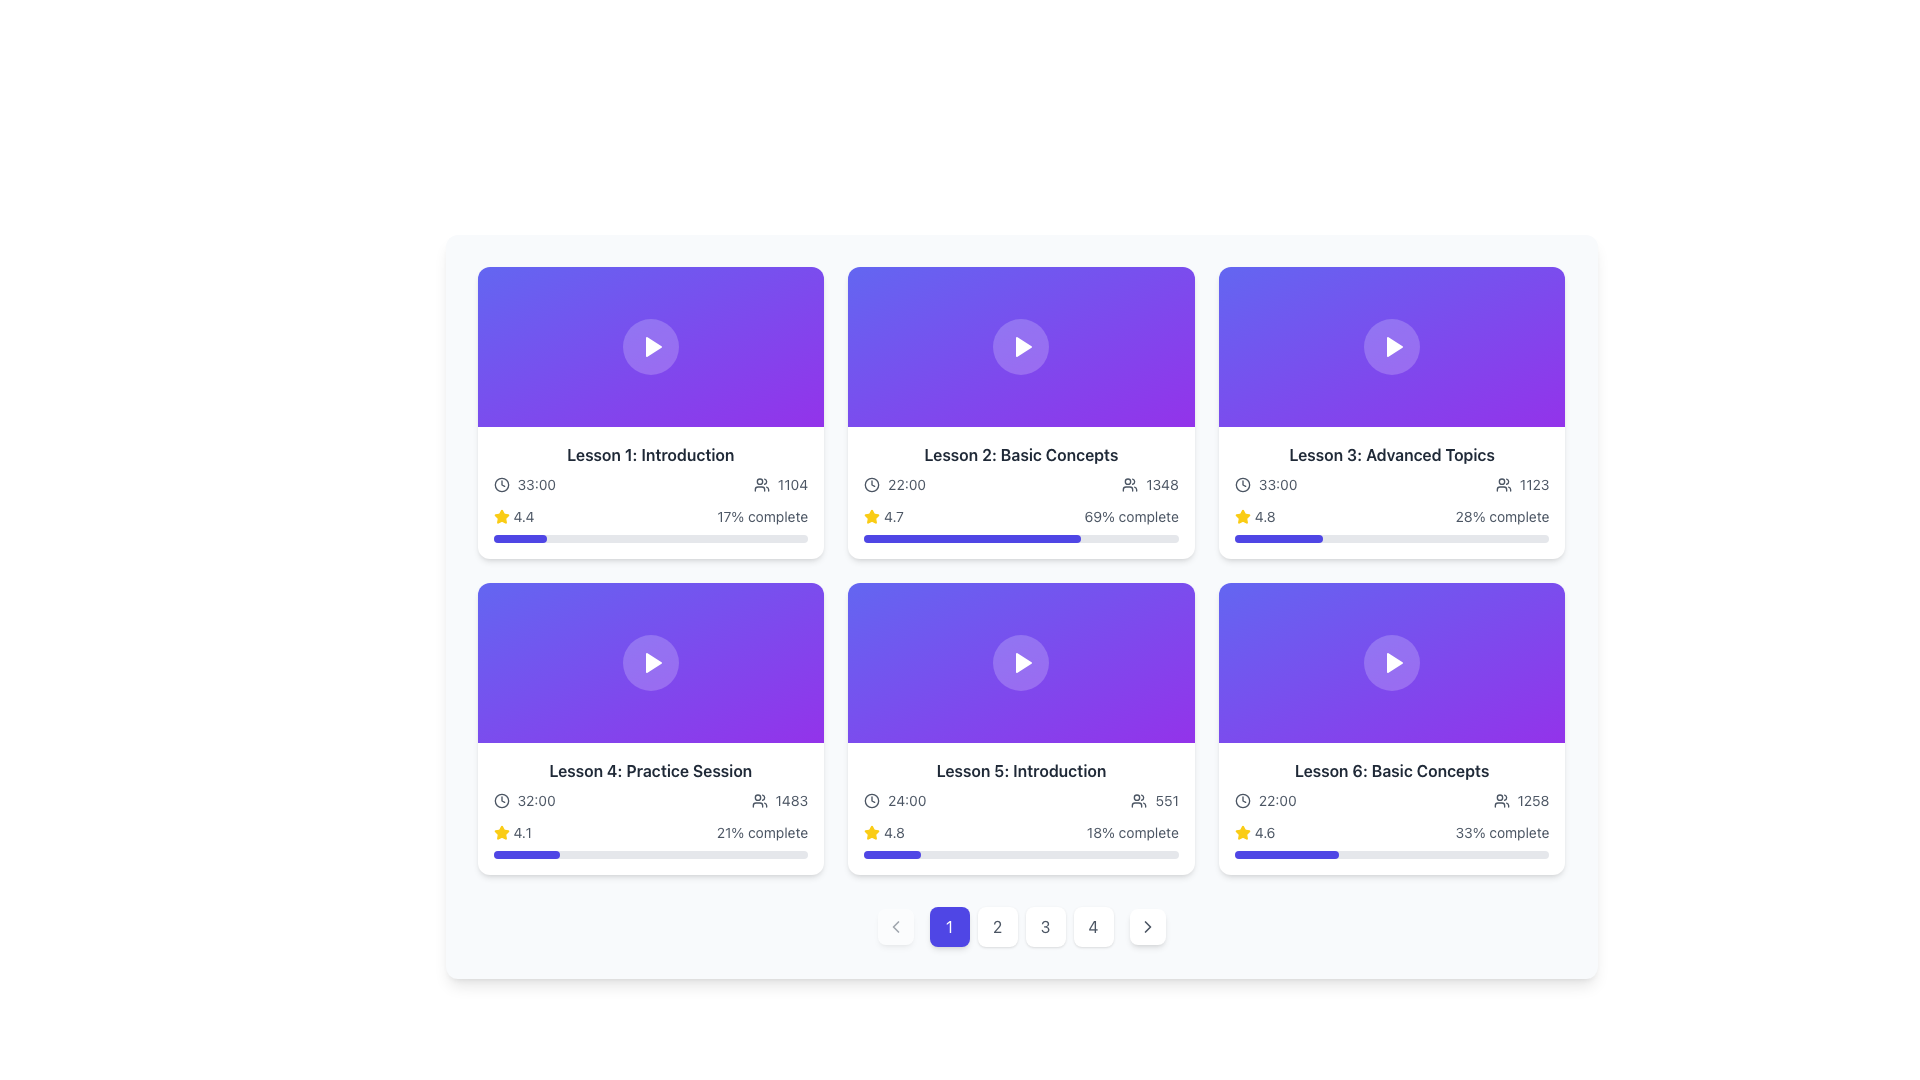 The image size is (1920, 1080). I want to click on the pagination button group labeled '1234', so click(1021, 926).